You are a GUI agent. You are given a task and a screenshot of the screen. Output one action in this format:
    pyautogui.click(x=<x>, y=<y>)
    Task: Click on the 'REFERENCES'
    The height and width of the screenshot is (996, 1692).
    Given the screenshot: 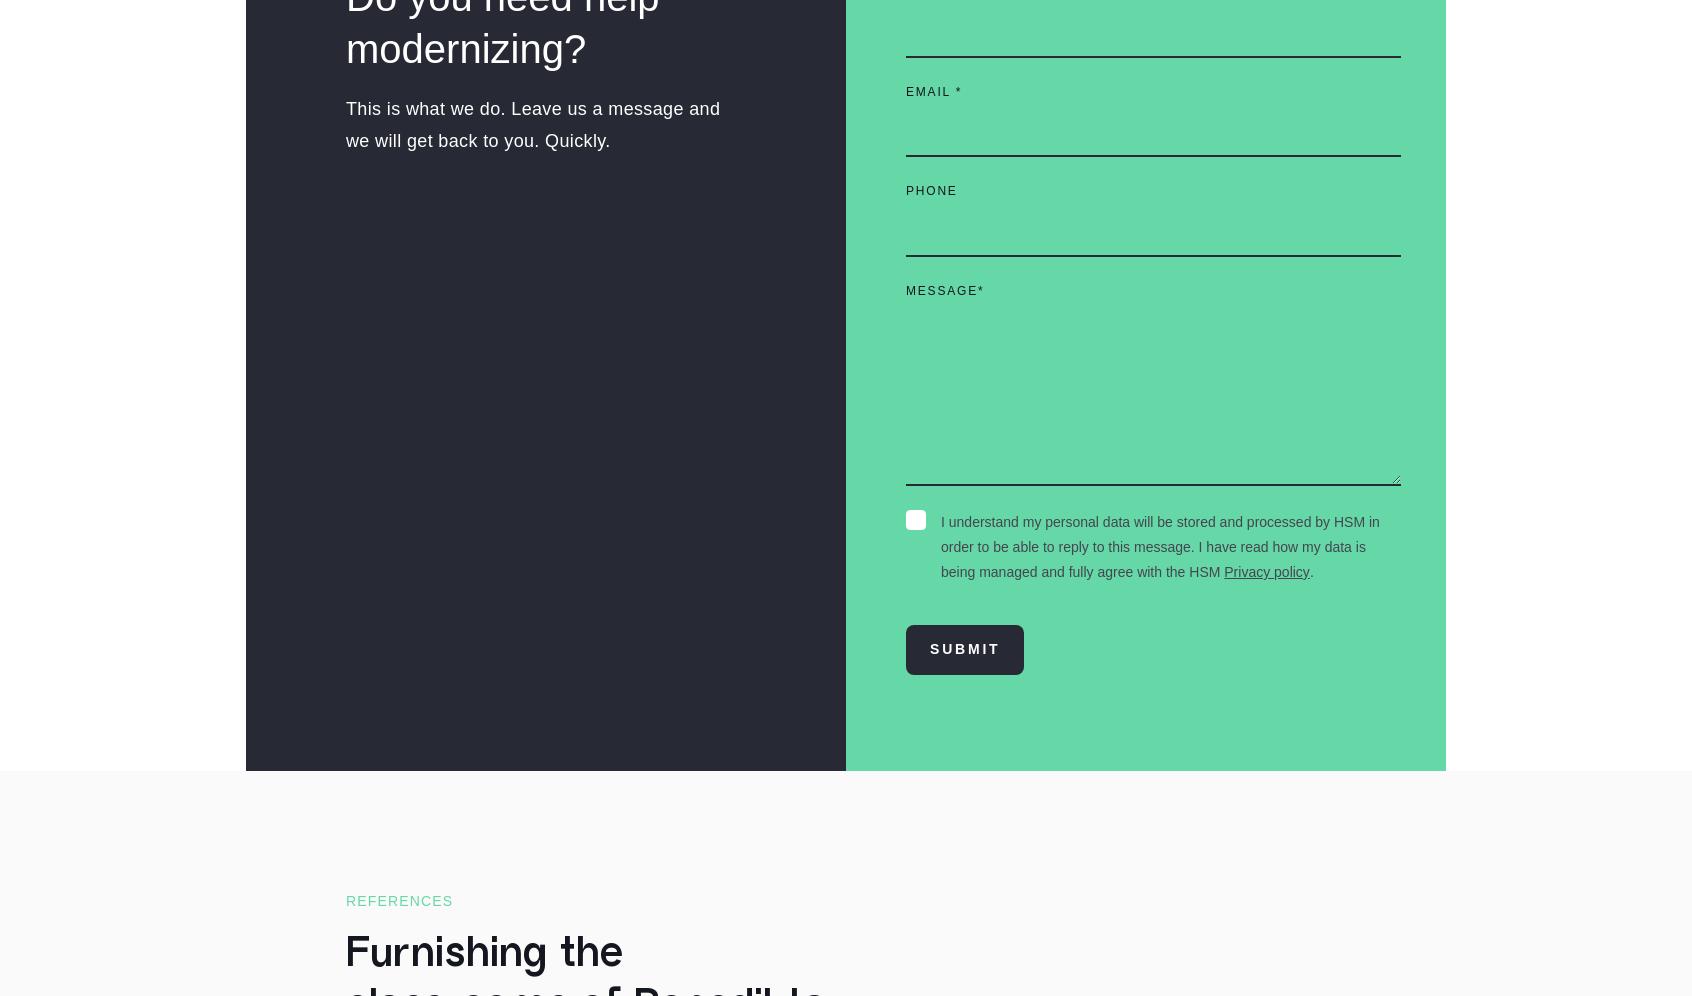 What is the action you would take?
    pyautogui.click(x=399, y=900)
    